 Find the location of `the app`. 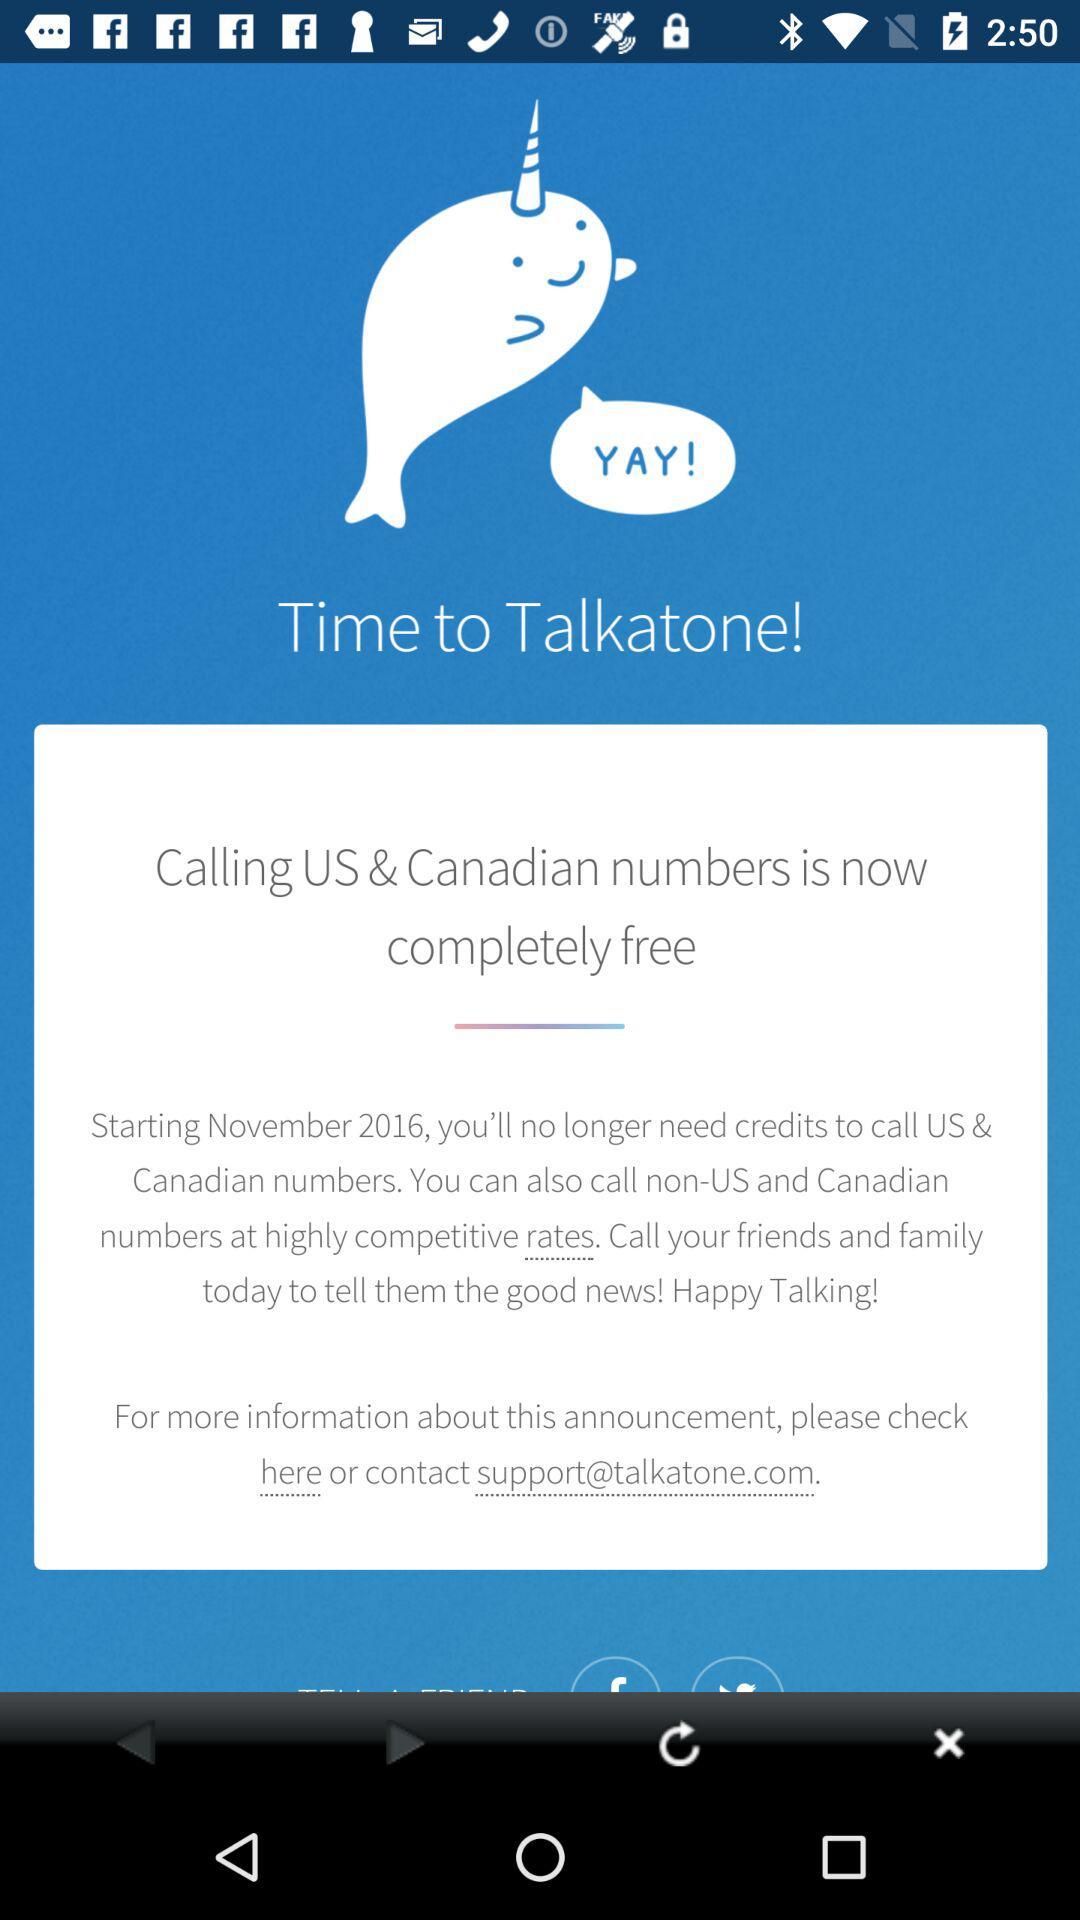

the app is located at coordinates (947, 1741).